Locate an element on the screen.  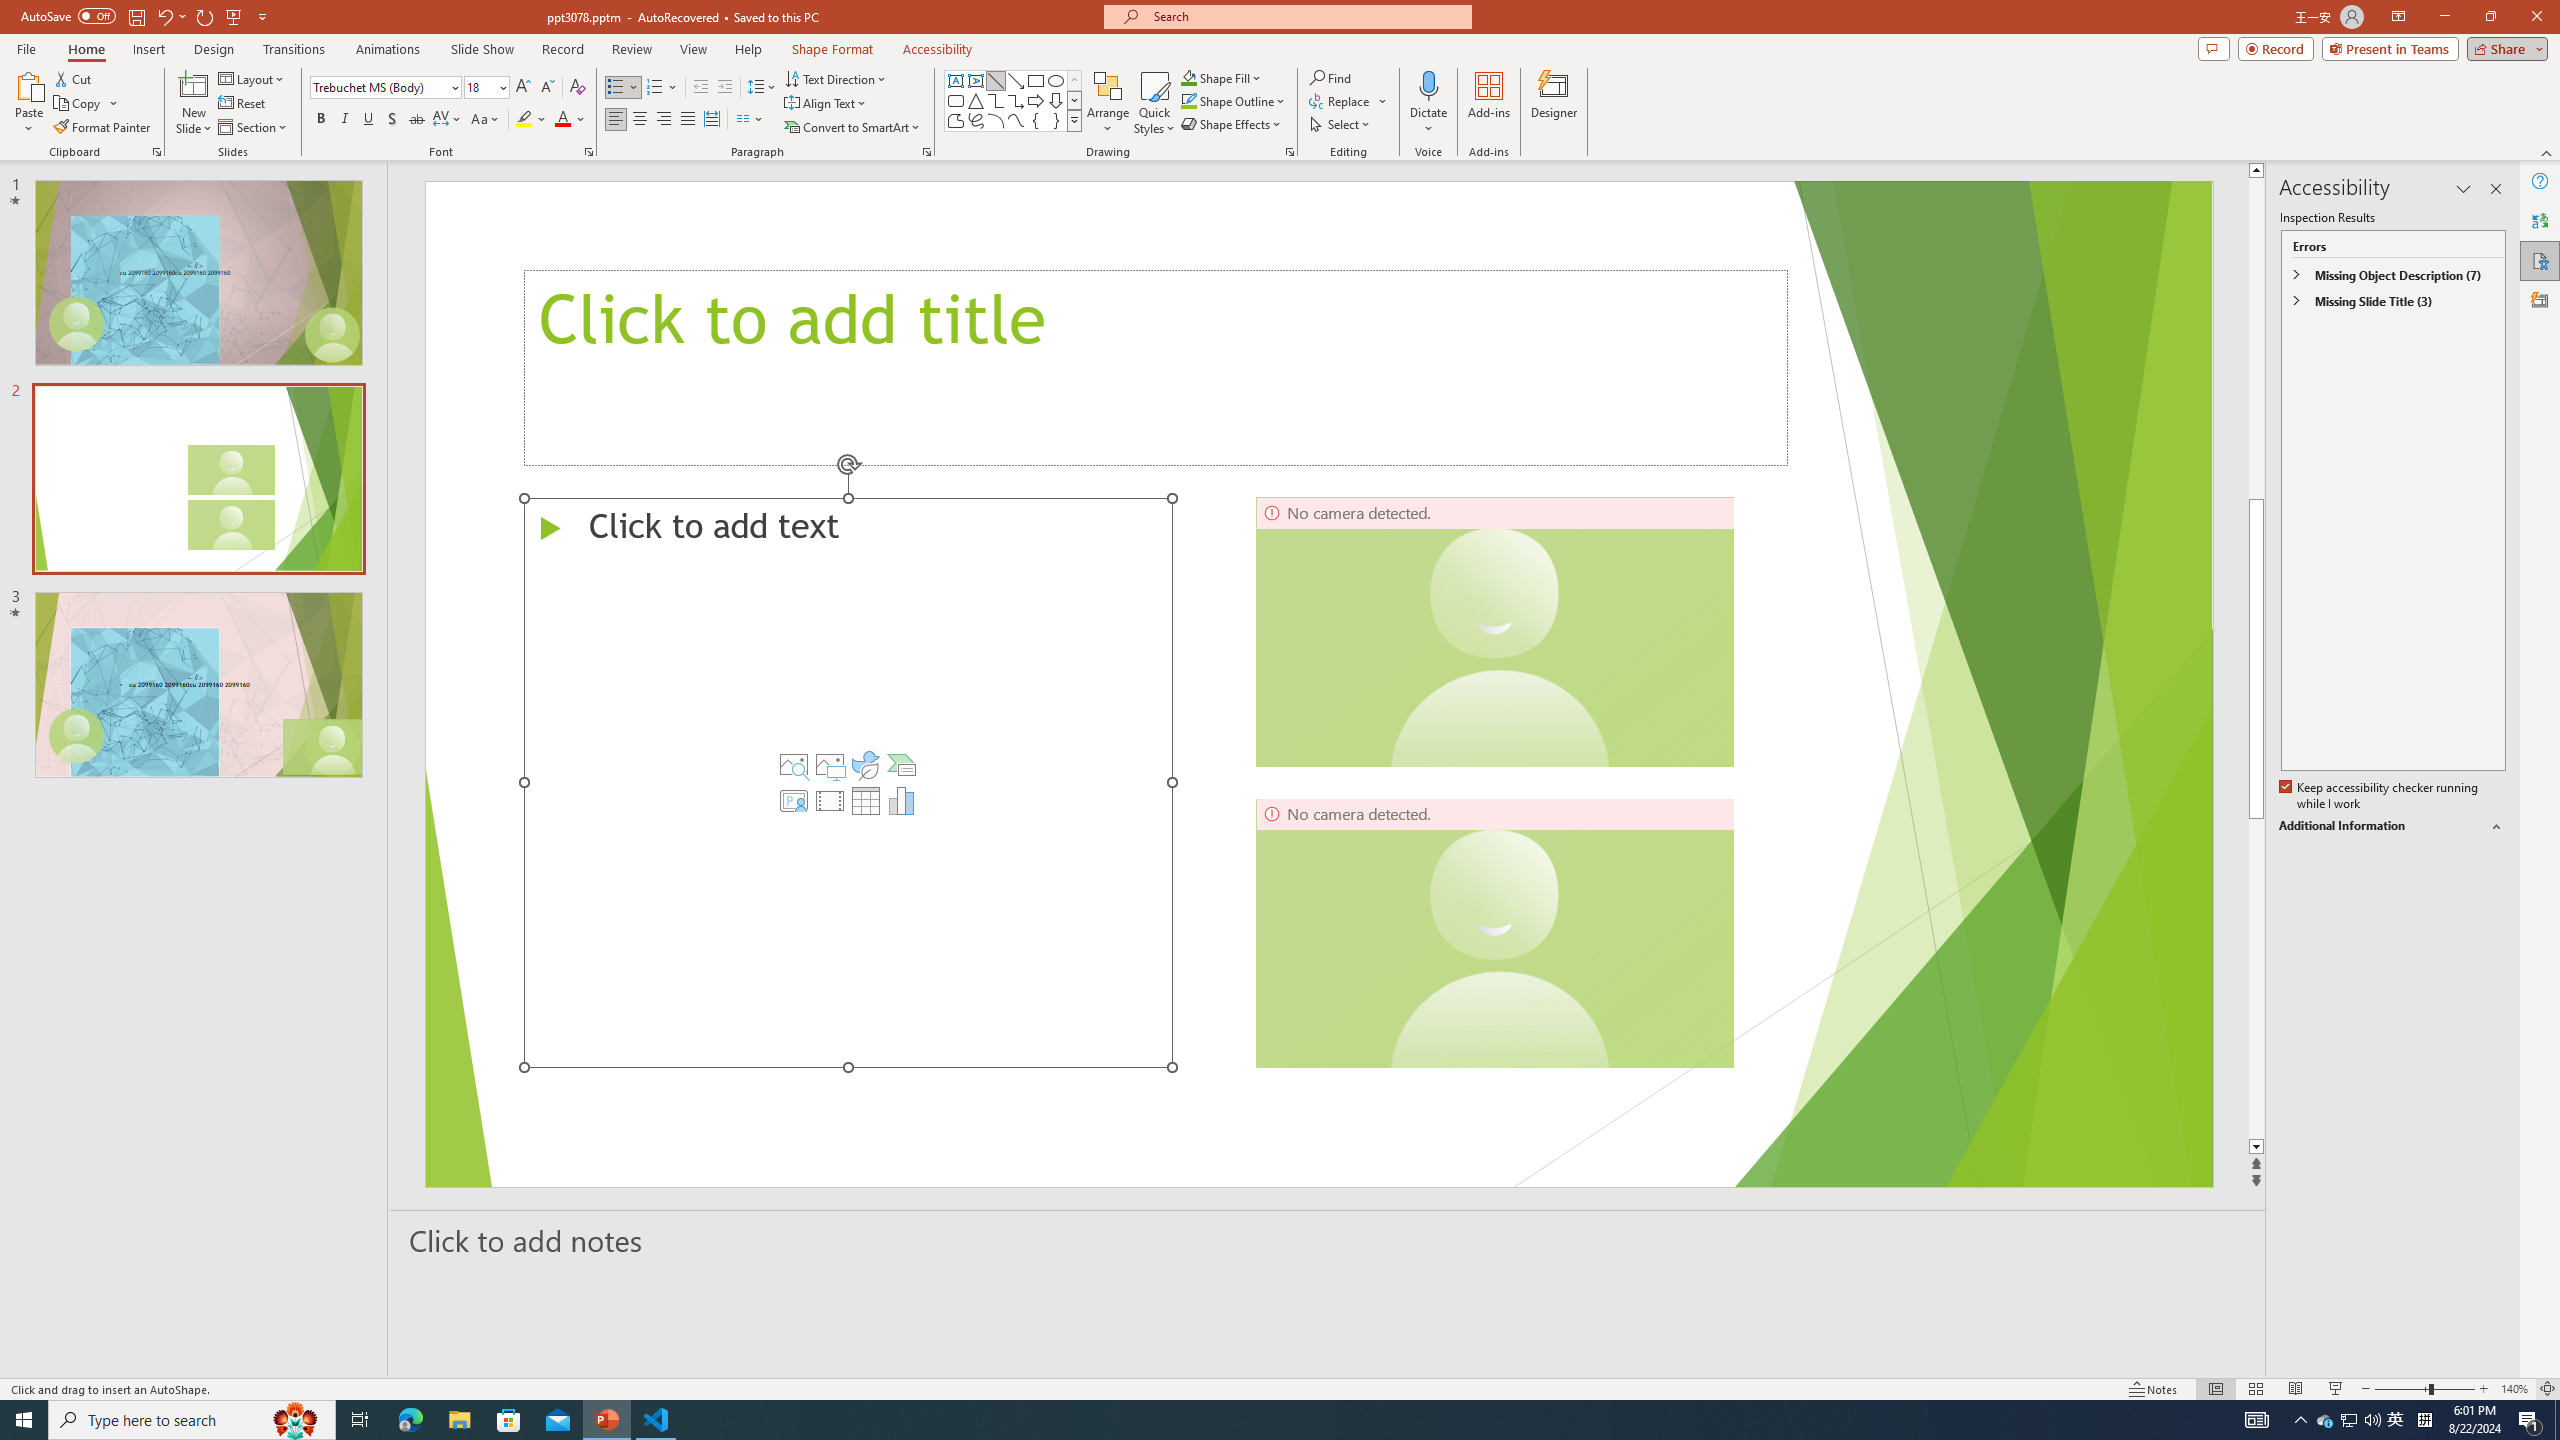
'Decrease Font Size' is located at coordinates (546, 87).